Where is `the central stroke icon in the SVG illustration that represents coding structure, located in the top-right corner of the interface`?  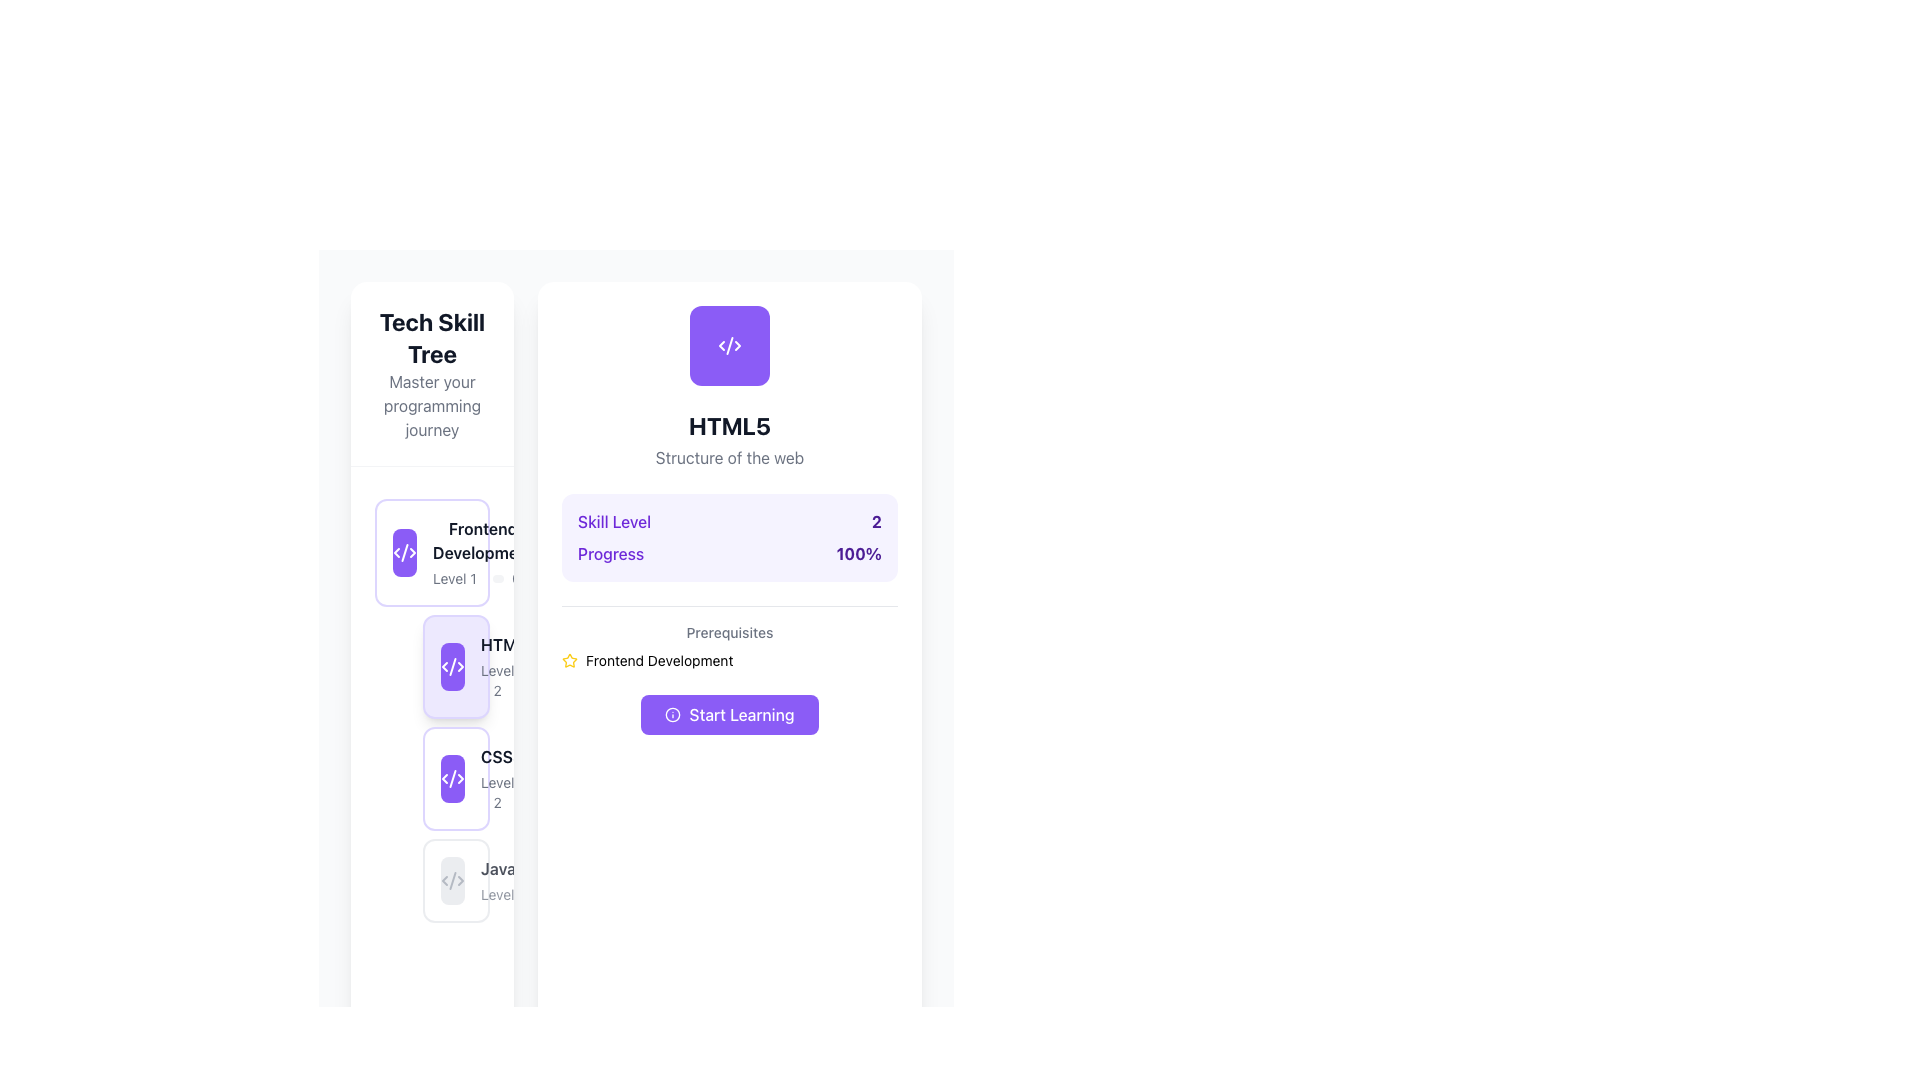
the central stroke icon in the SVG illustration that represents coding structure, located in the top-right corner of the interface is located at coordinates (728, 345).